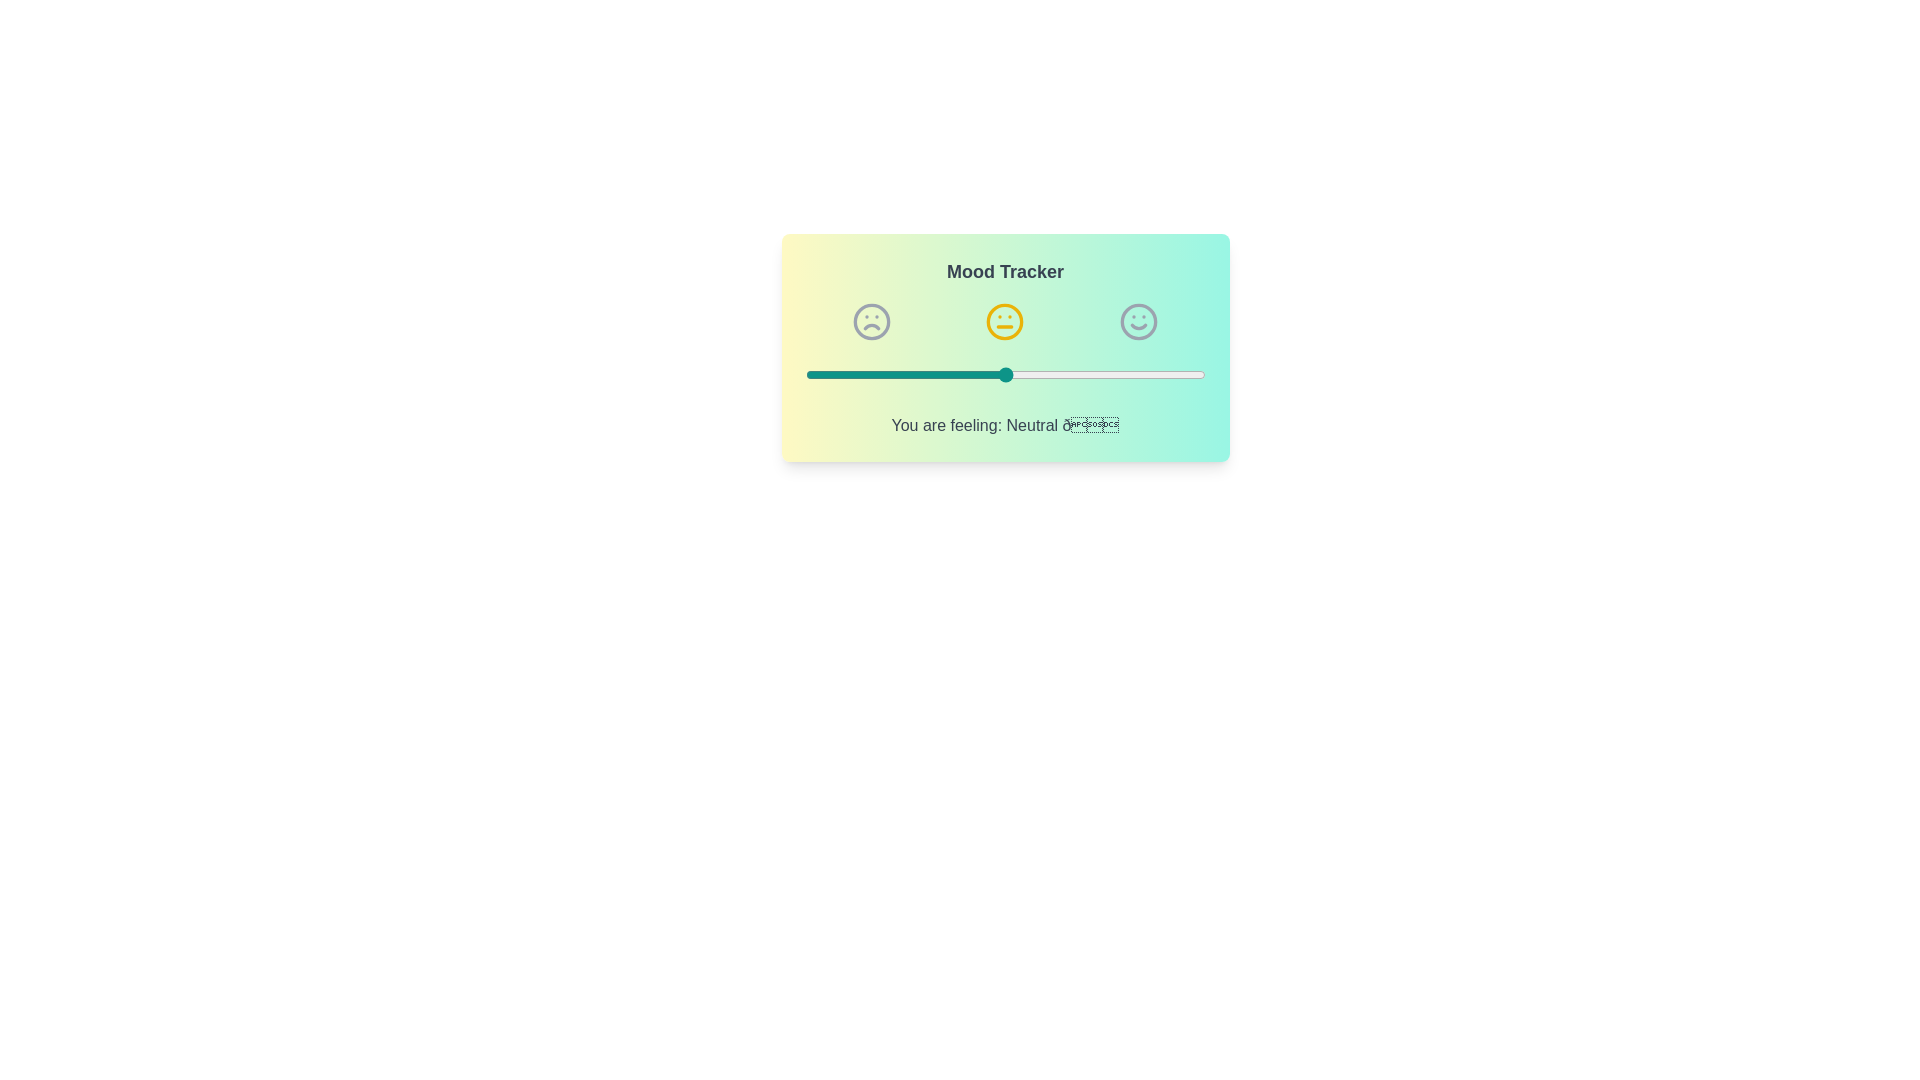  I want to click on the mood slider to 2 (1 for Sad, 2 for Neutral, 3 for Happy), so click(1005, 374).